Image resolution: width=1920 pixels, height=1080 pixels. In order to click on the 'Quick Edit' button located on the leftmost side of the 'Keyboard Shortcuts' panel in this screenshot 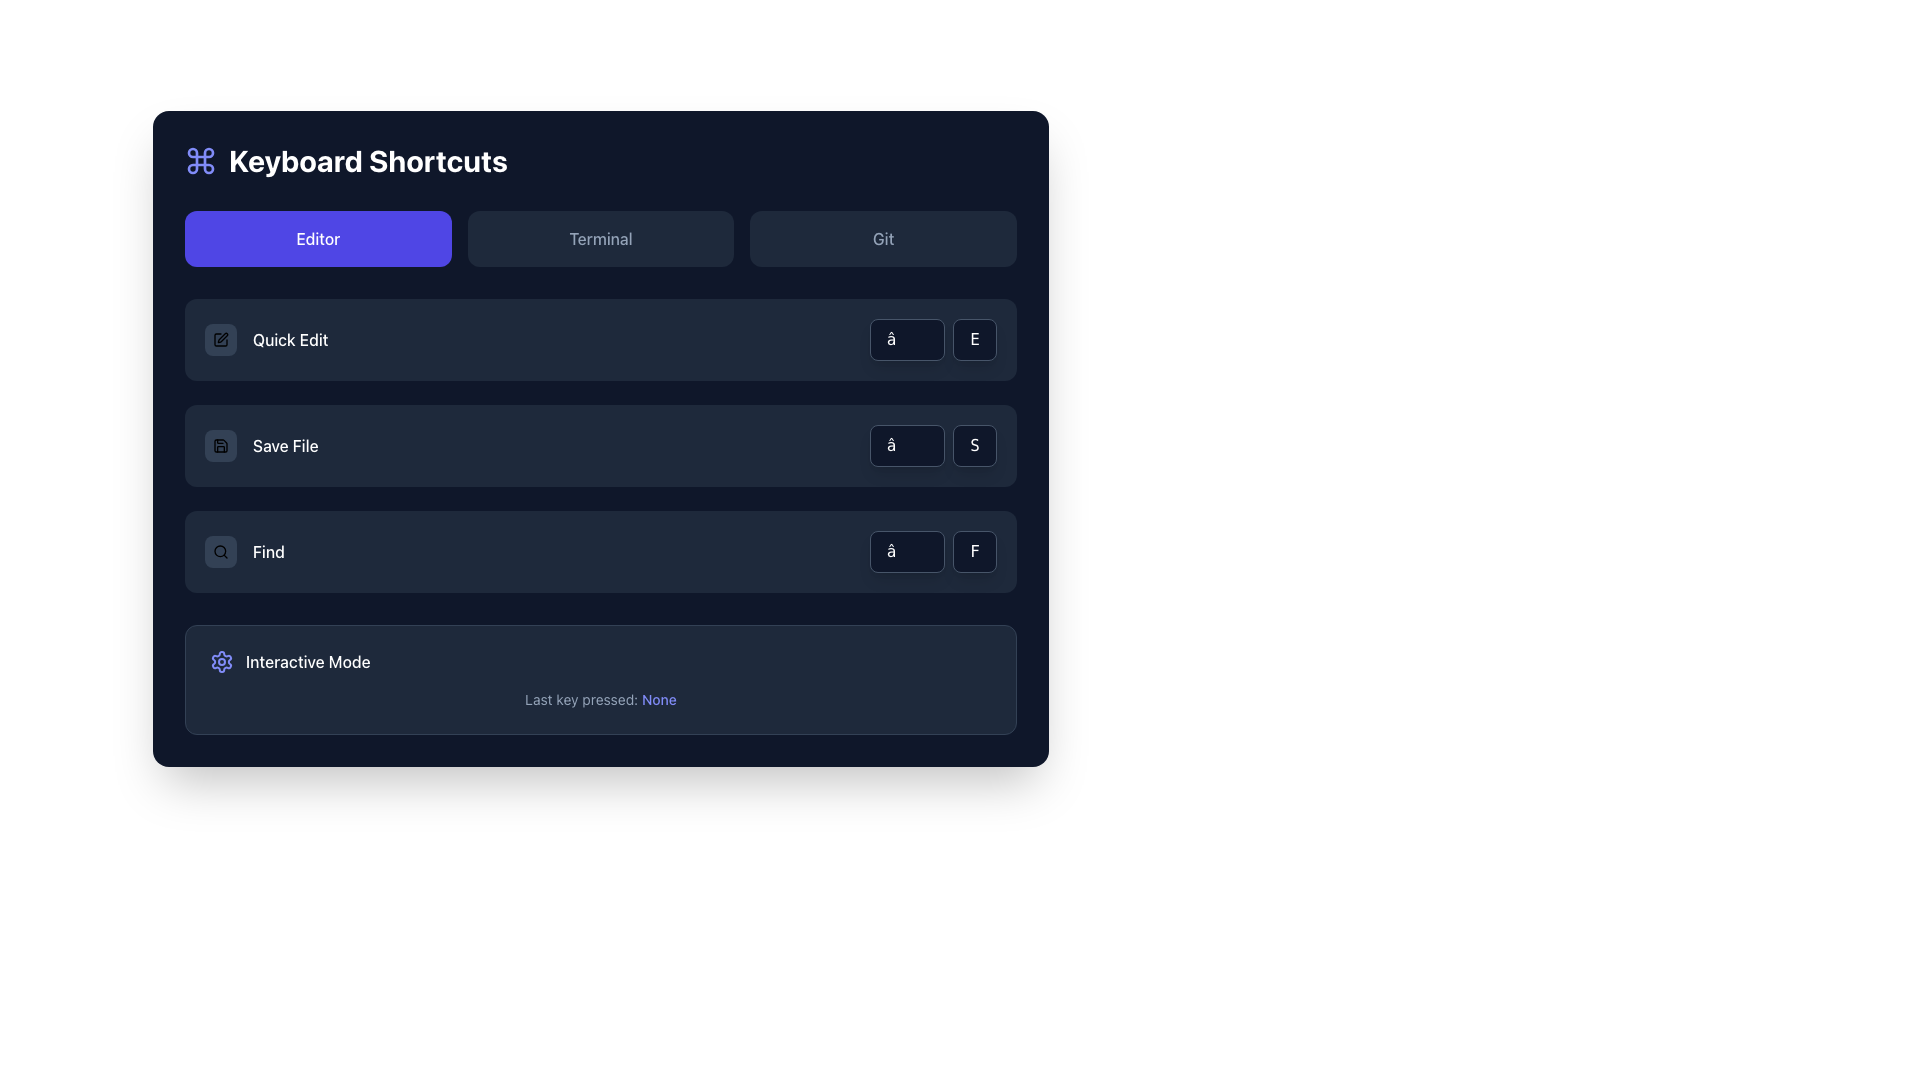, I will do `click(220, 338)`.